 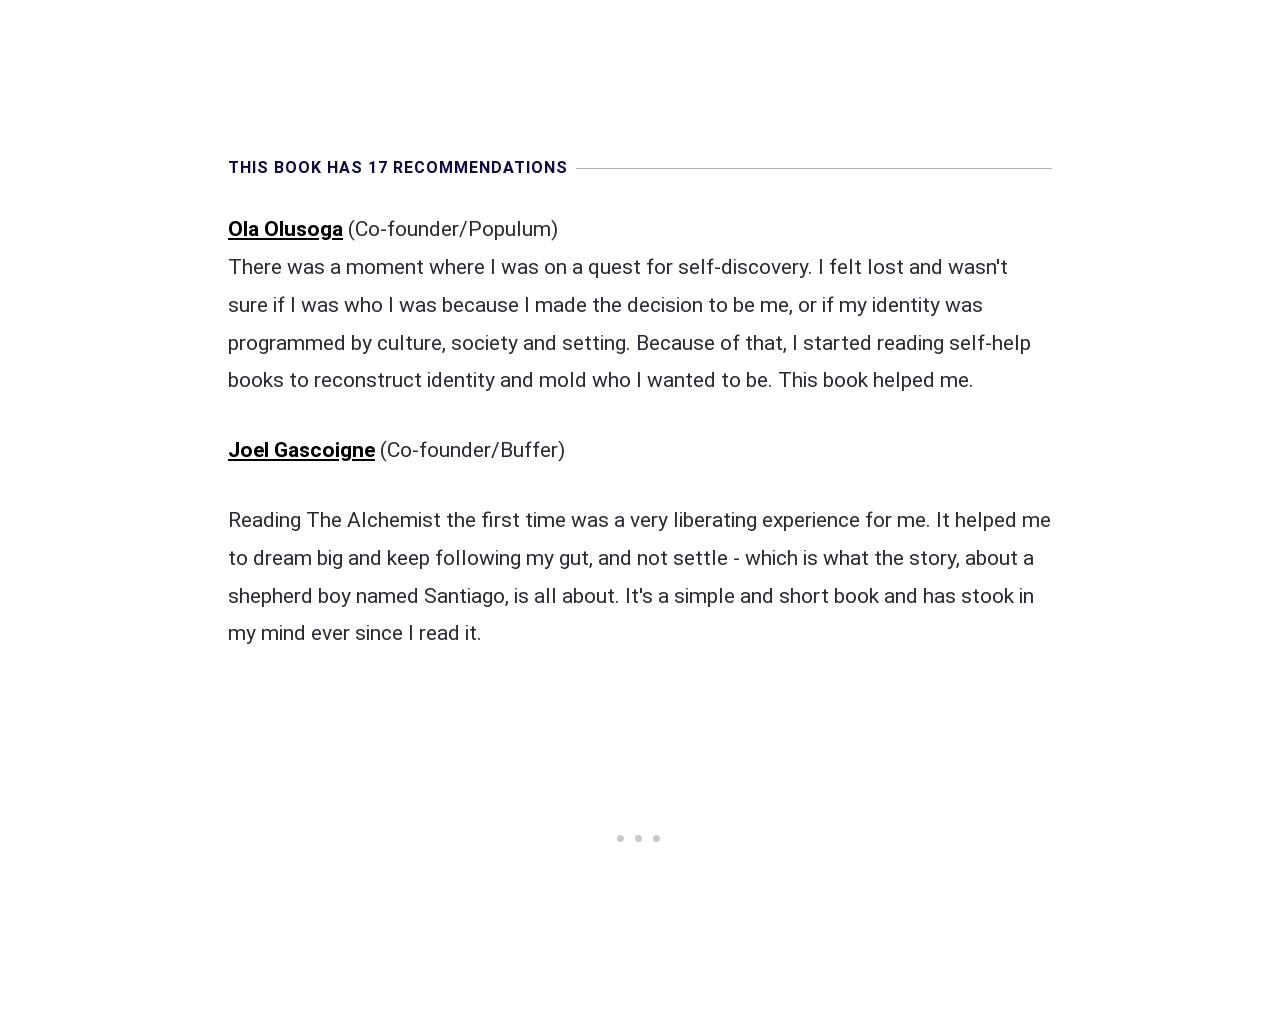 What do you see at coordinates (628, 322) in the screenshot?
I see `'There was a moment where I was on a quest for self-discovery. I felt lost and wasn't sure if I was who I was because I made the decision to be me, or if my identity was programmed by culture, society and setting. Because of that, I started reading self-help books to reconstruct identity and mold who I wanted to be. This book helped me.'` at bounding box center [628, 322].